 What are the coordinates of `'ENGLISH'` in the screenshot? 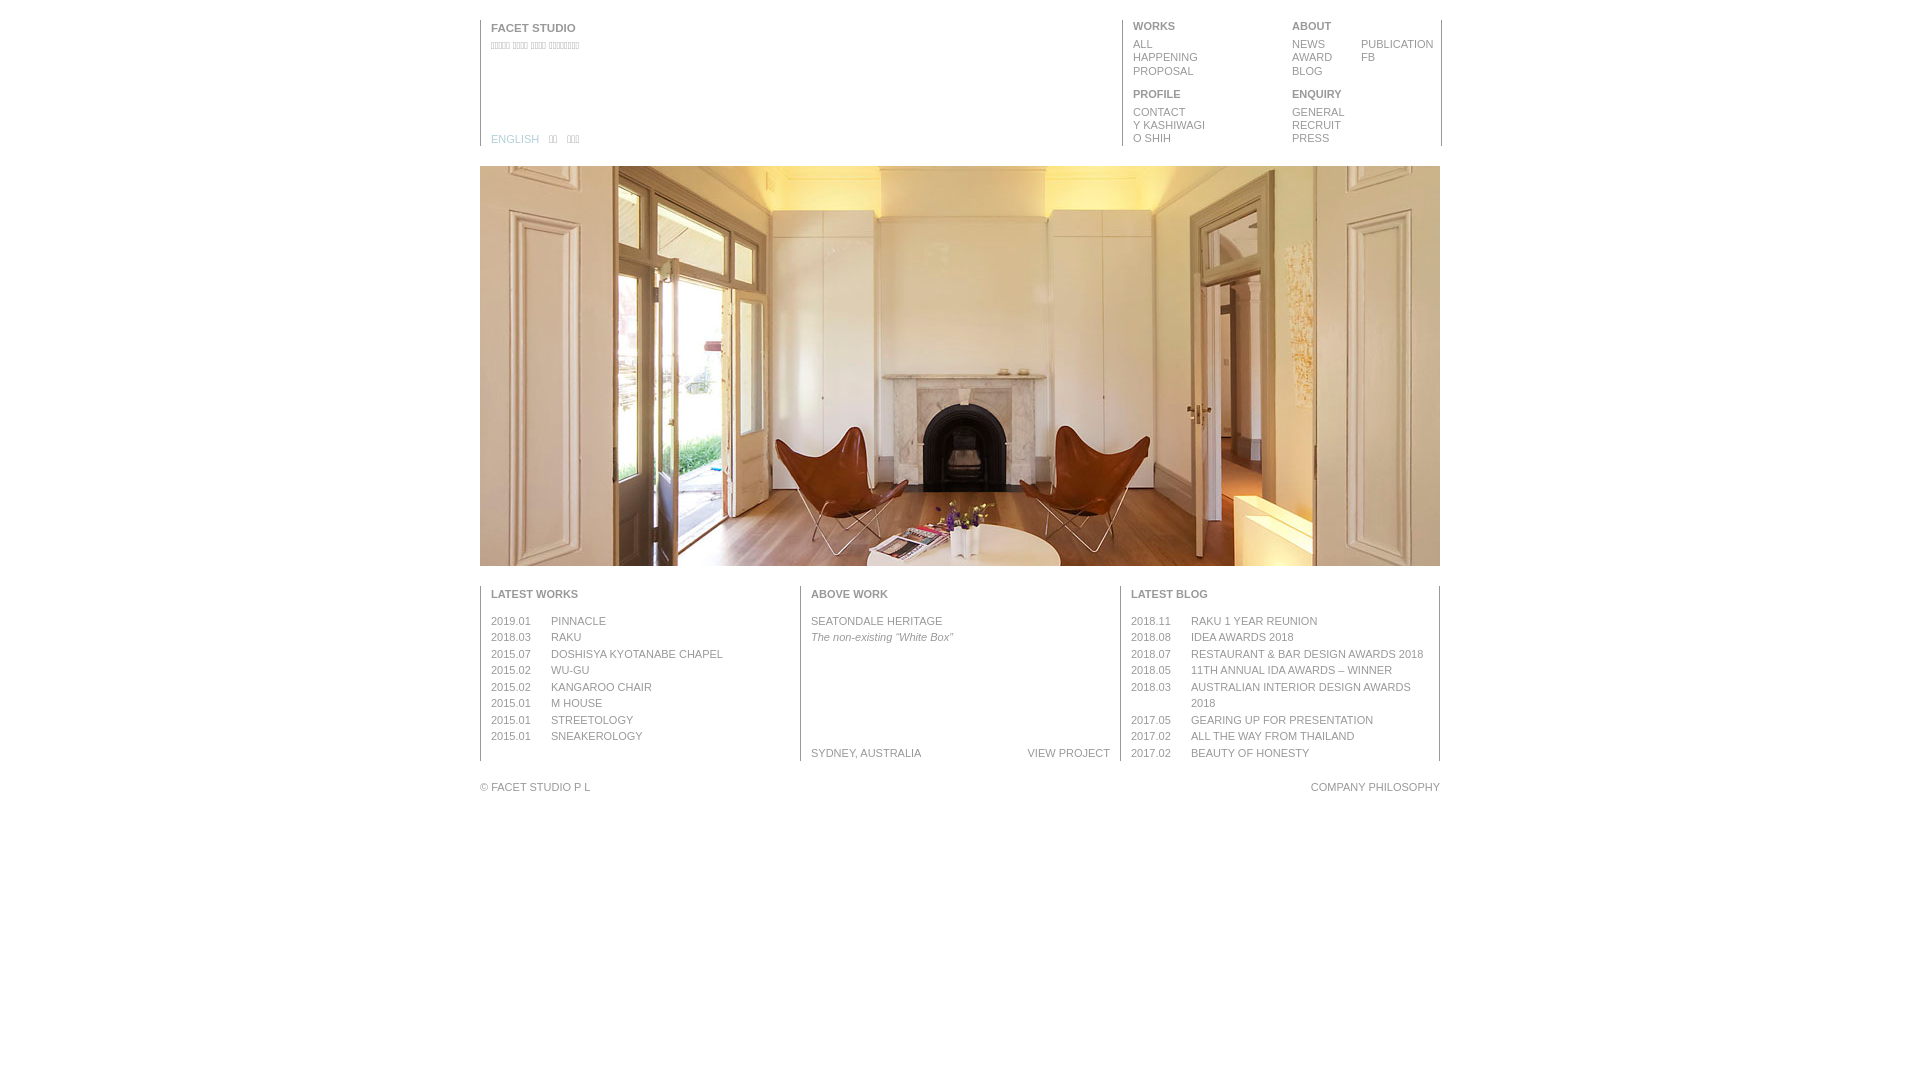 It's located at (514, 138).